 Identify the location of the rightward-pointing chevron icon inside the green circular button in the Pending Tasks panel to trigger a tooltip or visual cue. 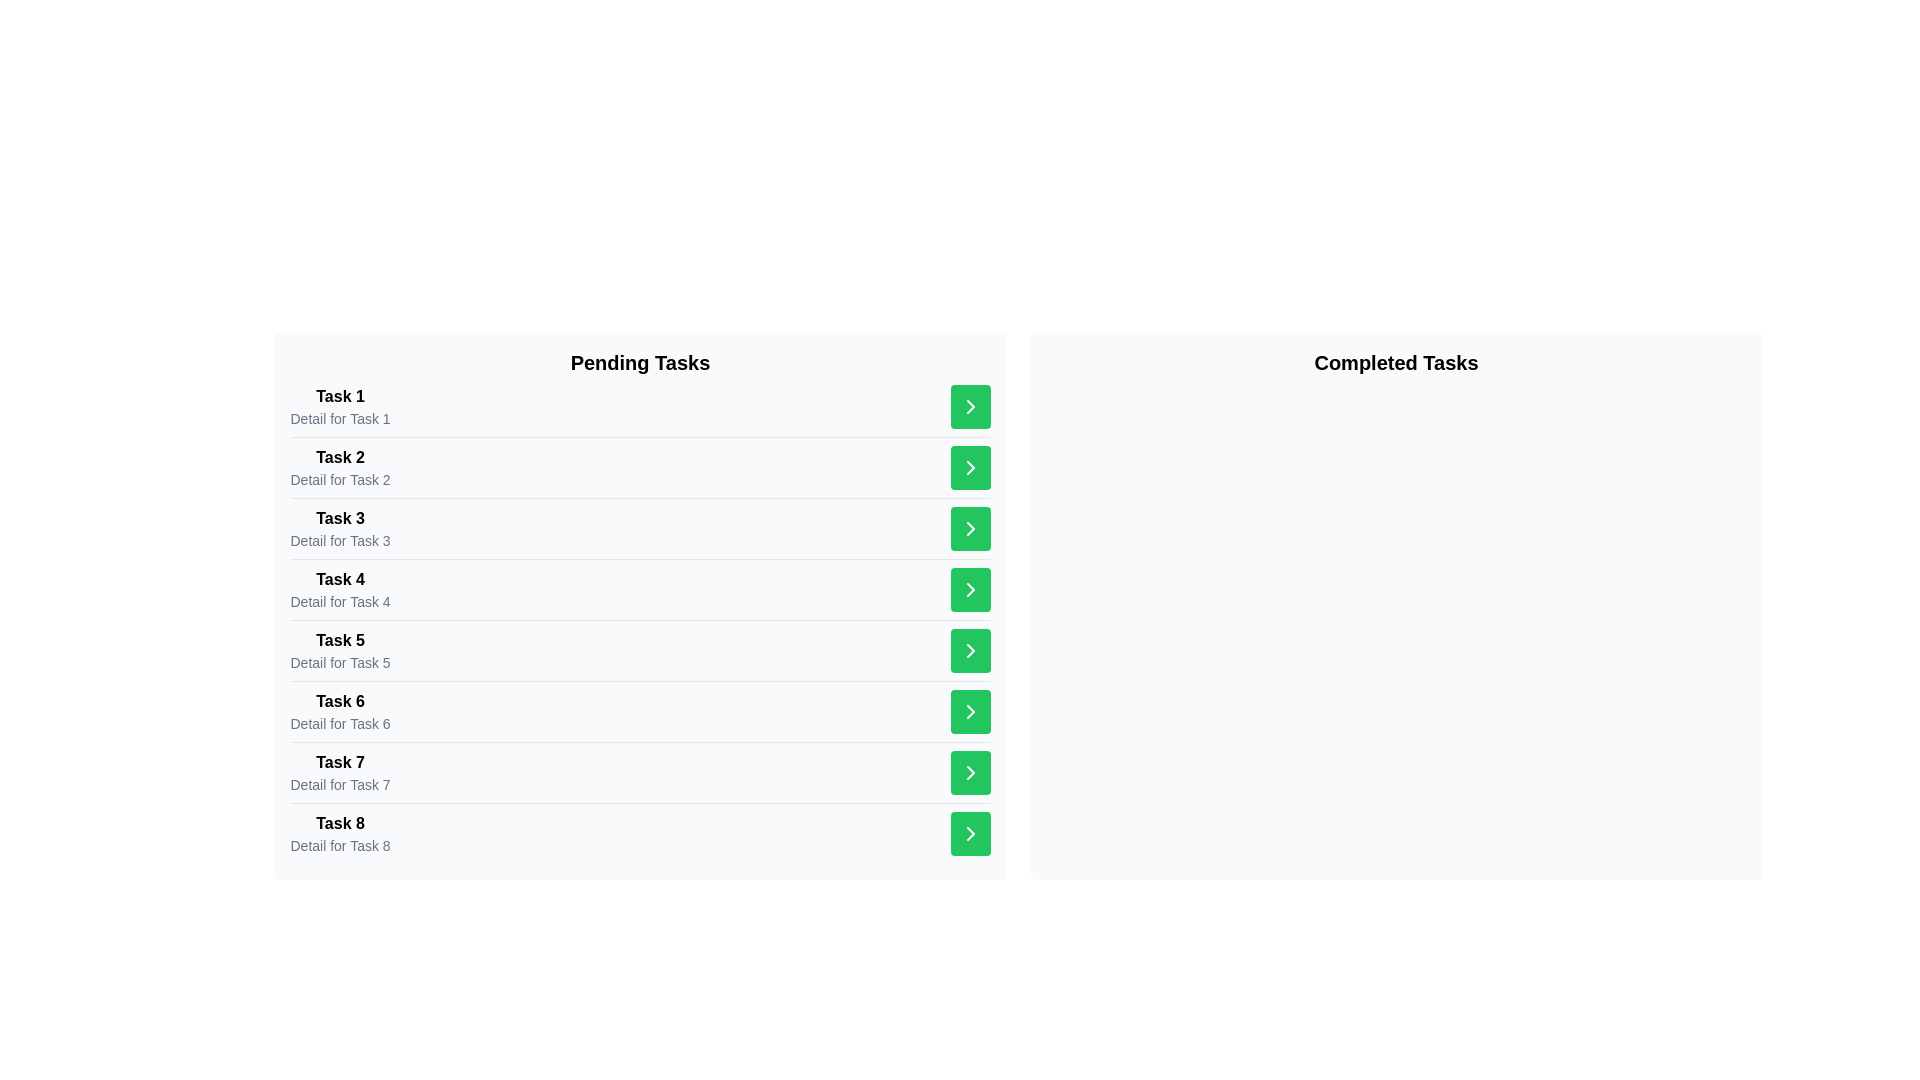
(970, 833).